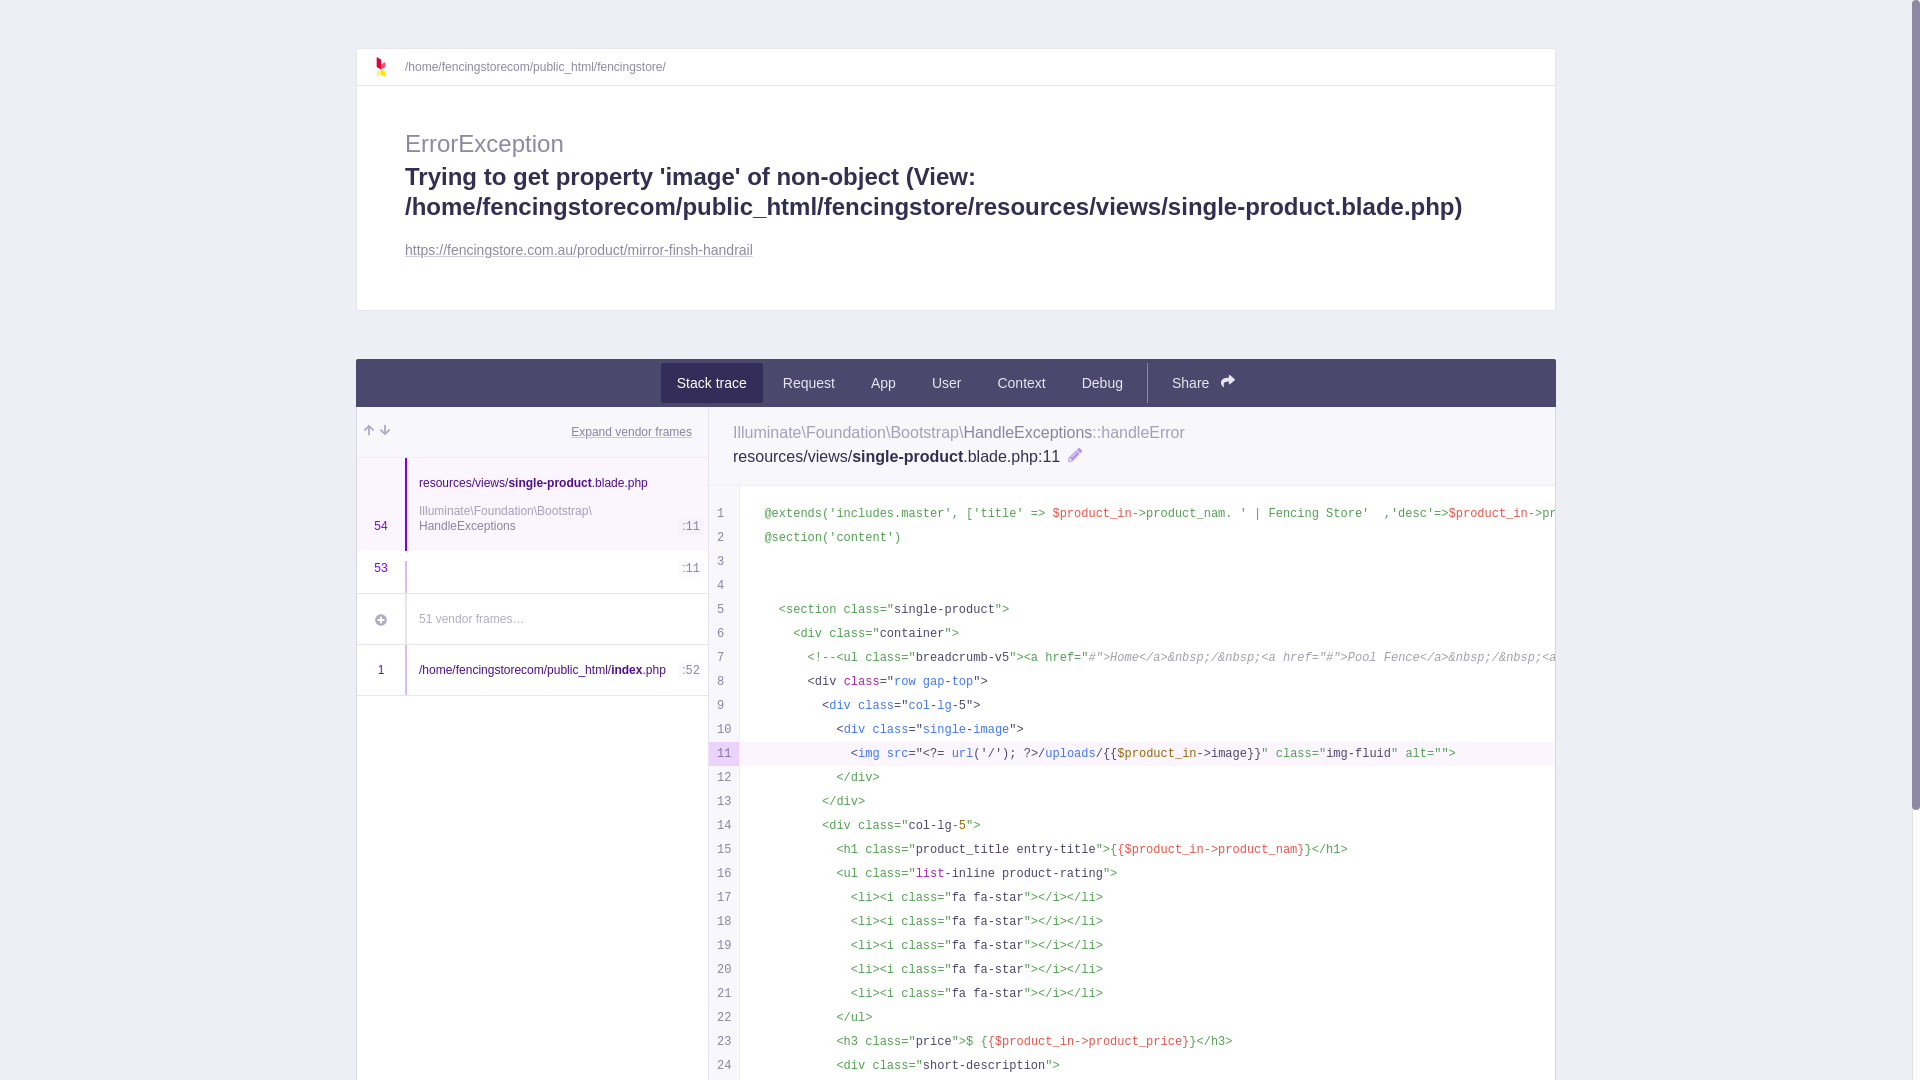  What do you see at coordinates (578, 249) in the screenshot?
I see `'https://fencingstore.com.au/product/mirror-finsh-handrail'` at bounding box center [578, 249].